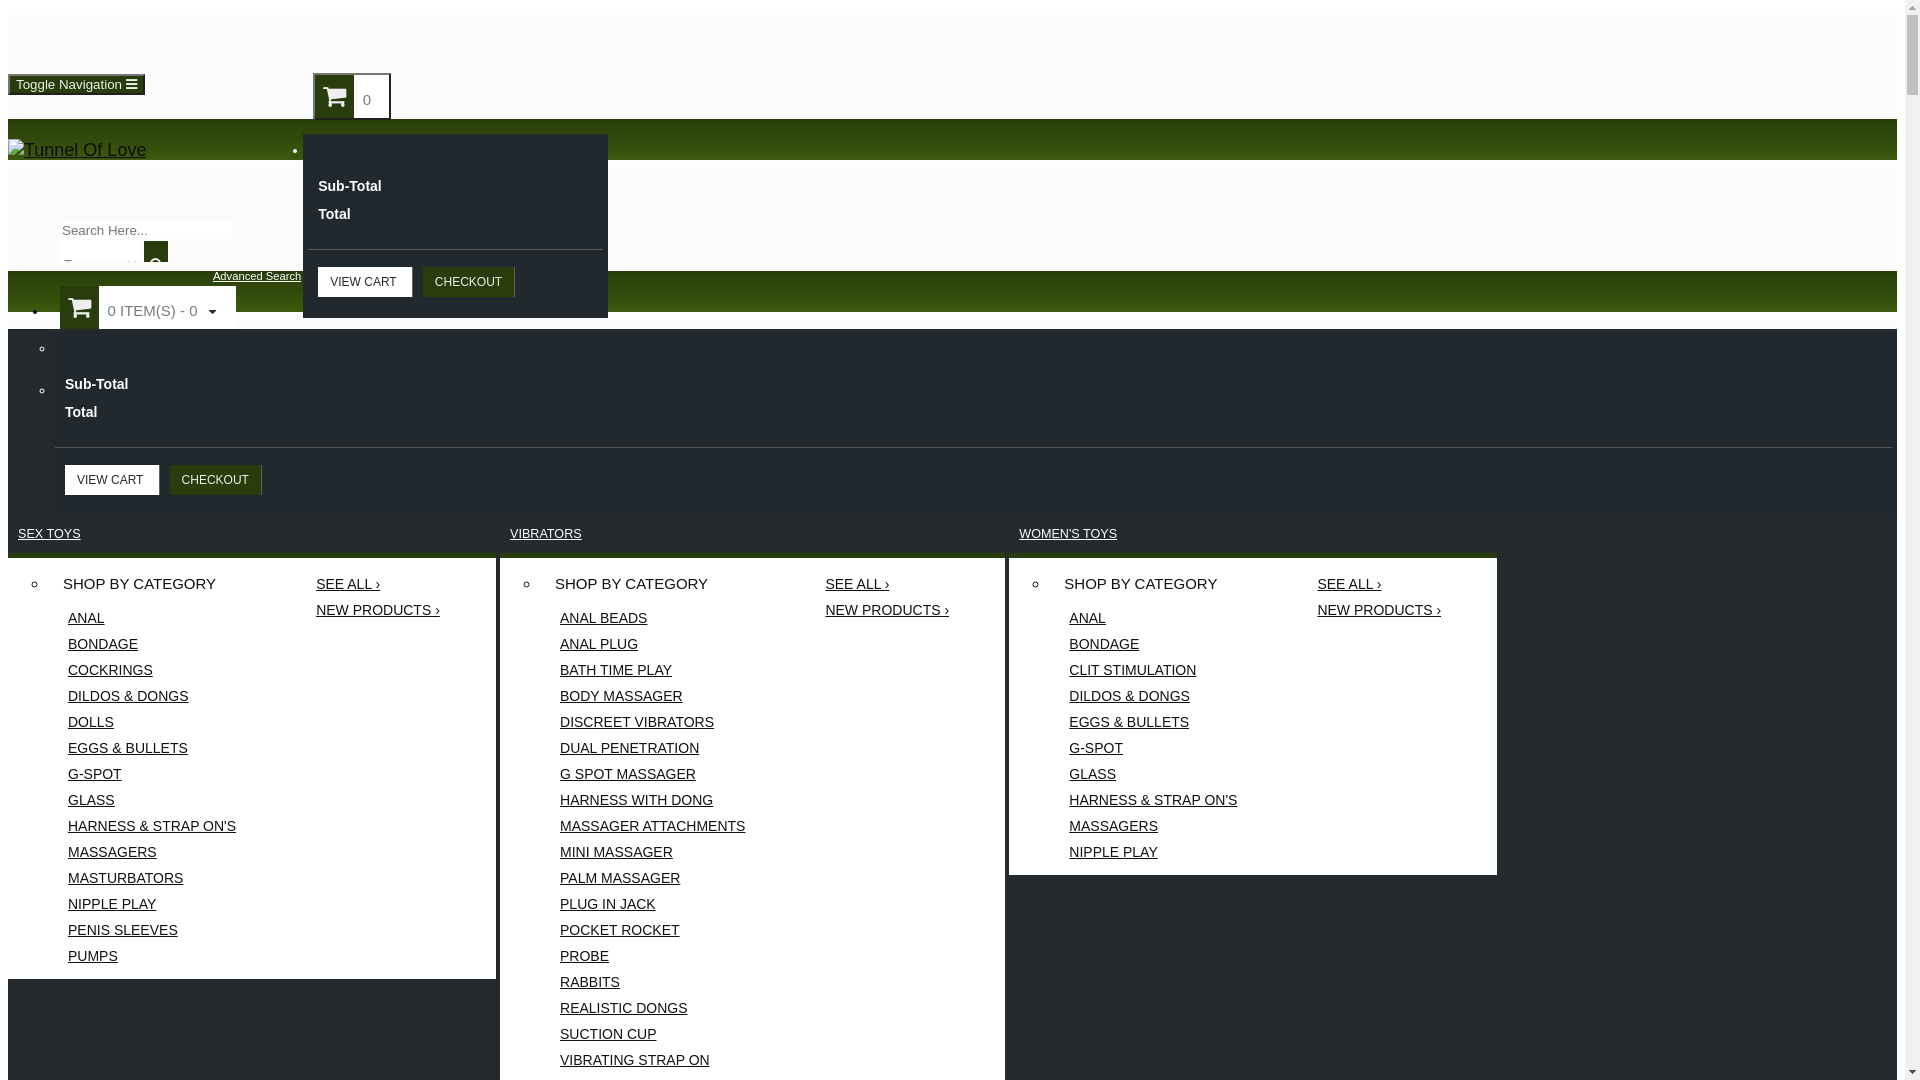 The width and height of the screenshot is (1920, 1080). What do you see at coordinates (365, 281) in the screenshot?
I see `'VIEW CART'` at bounding box center [365, 281].